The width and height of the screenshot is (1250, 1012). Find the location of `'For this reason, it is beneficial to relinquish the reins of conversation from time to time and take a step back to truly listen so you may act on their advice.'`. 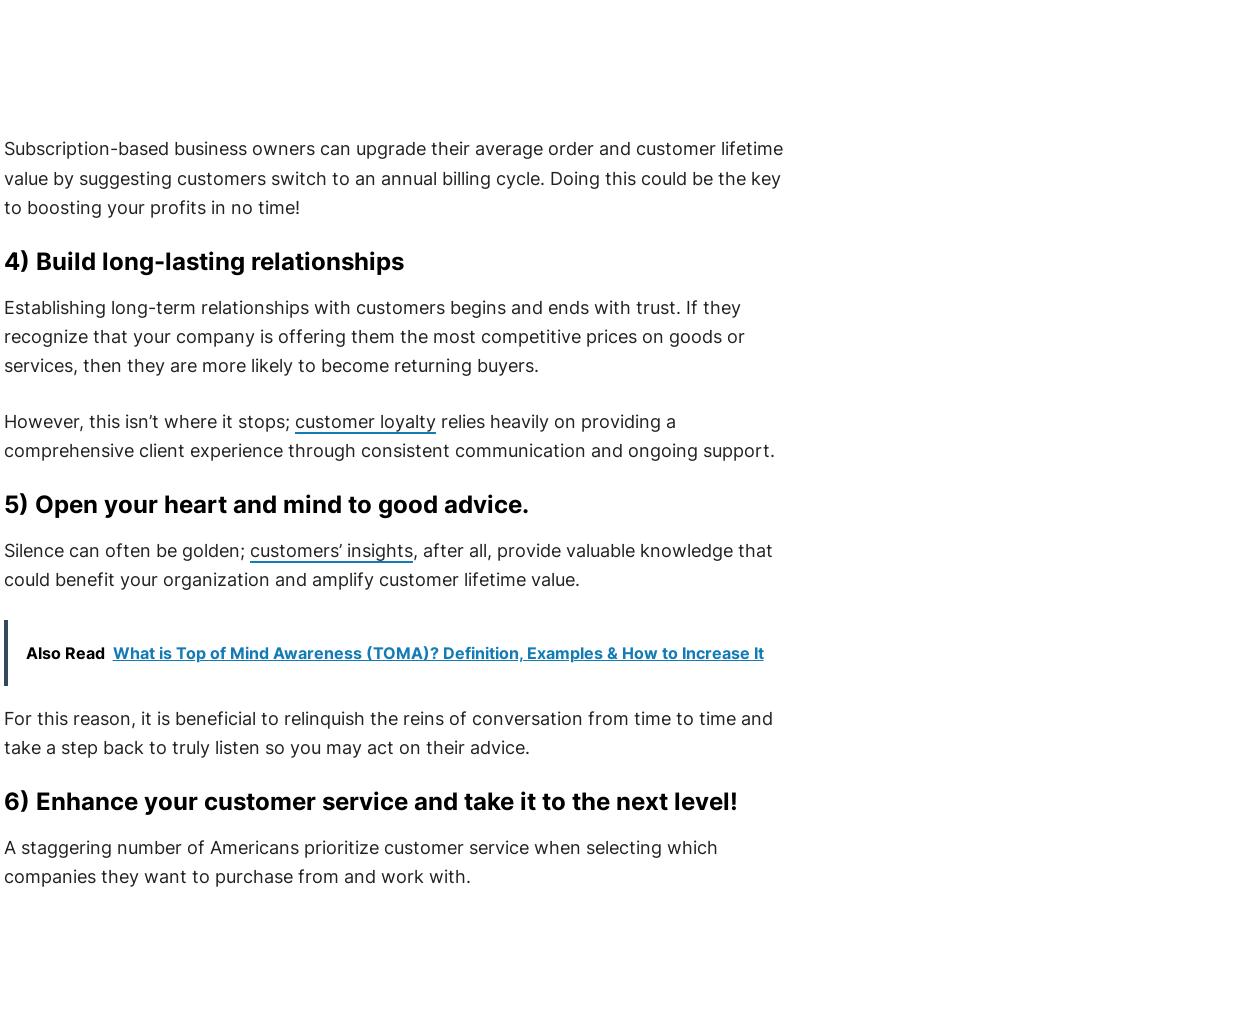

'For this reason, it is beneficial to relinquish the reins of conversation from time to time and take a step back to truly listen so you may act on their advice.' is located at coordinates (2, 731).